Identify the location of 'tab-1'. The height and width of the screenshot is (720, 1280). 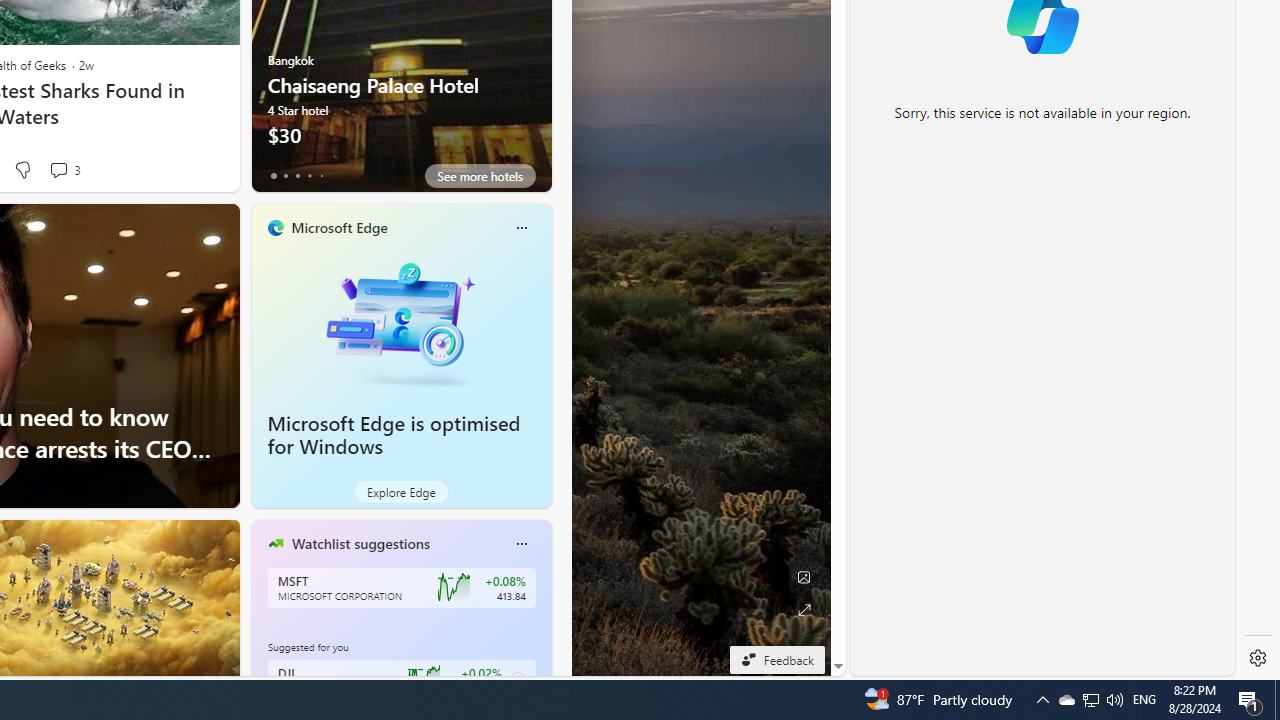
(284, 175).